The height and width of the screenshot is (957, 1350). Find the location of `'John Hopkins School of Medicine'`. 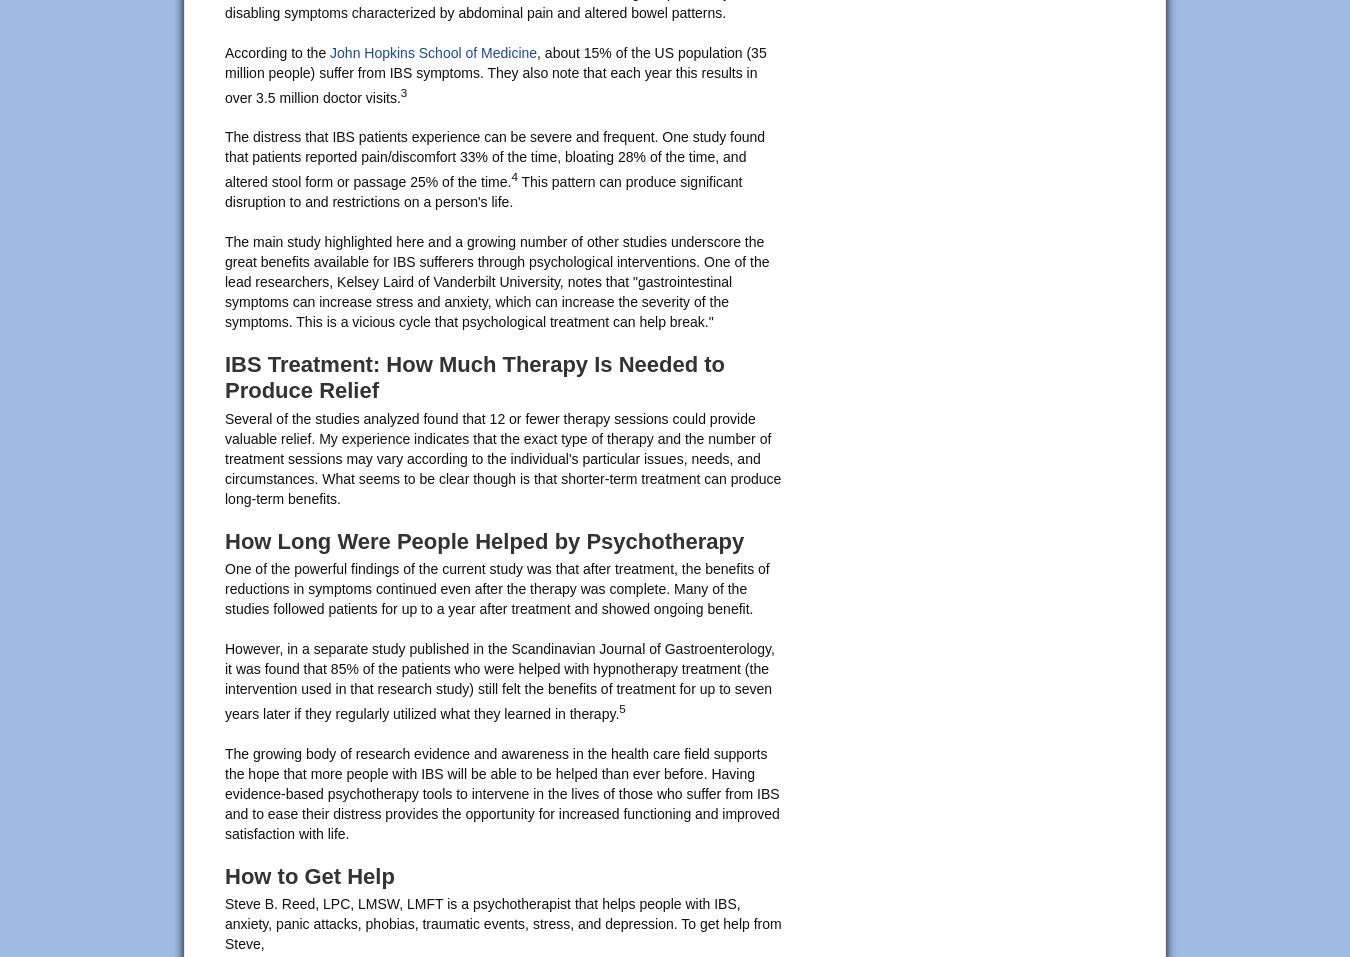

'John Hopkins School of Medicine' is located at coordinates (433, 50).